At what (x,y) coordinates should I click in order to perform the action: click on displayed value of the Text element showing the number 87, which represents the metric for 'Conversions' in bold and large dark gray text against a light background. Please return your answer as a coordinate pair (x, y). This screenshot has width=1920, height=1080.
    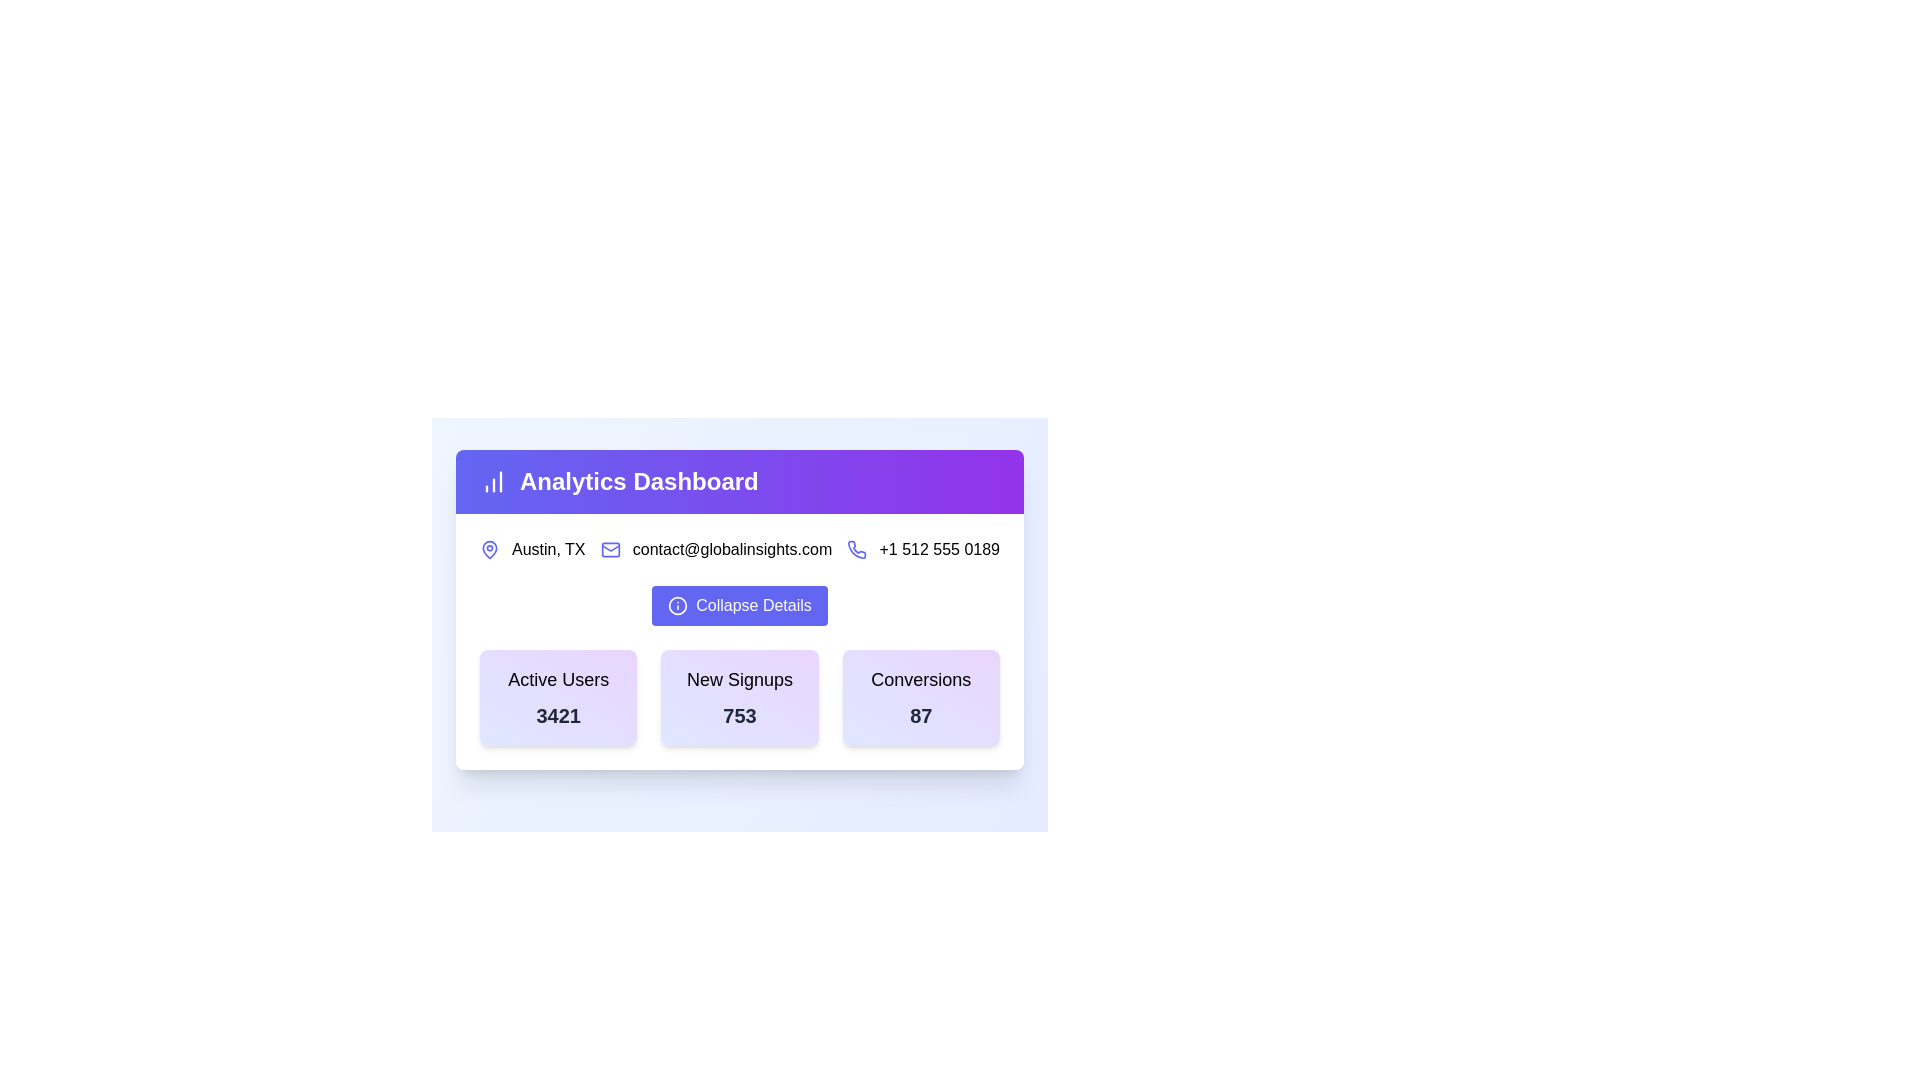
    Looking at the image, I should click on (920, 715).